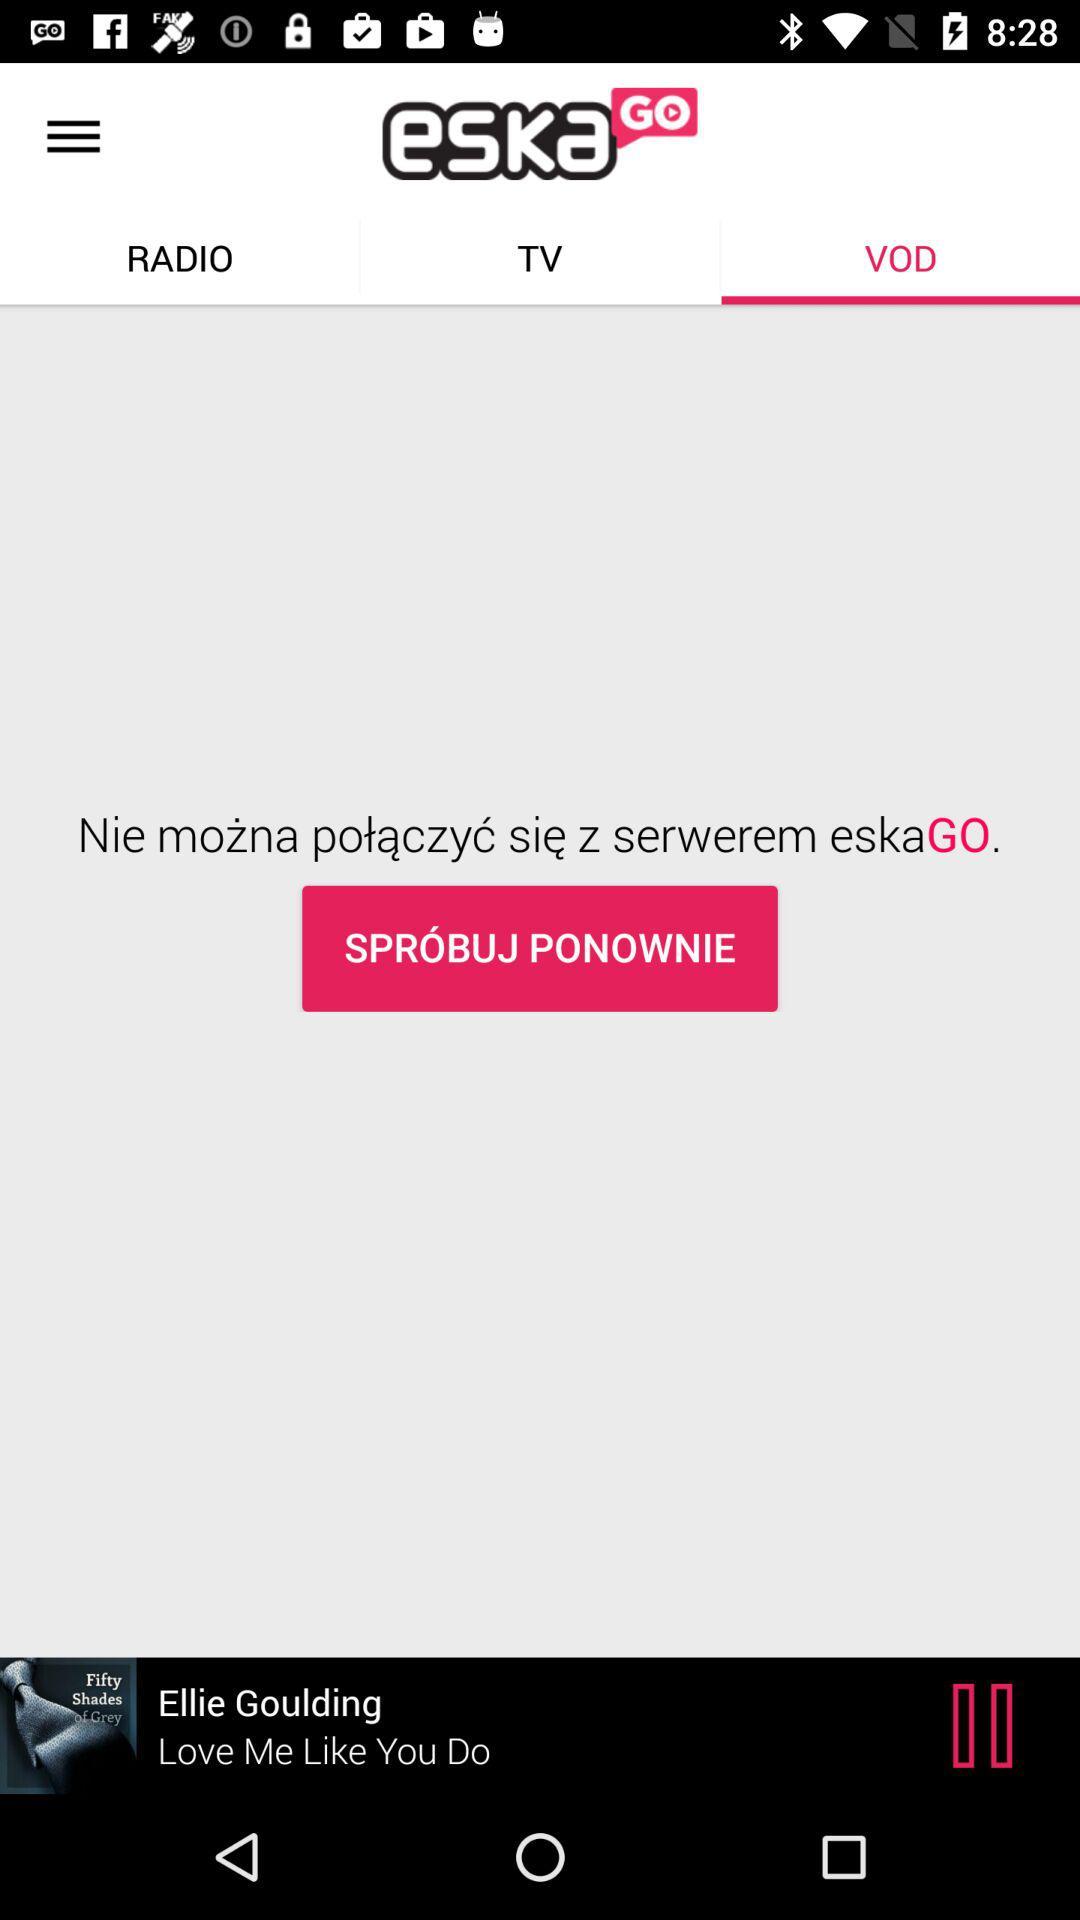 This screenshot has width=1080, height=1920. Describe the element at coordinates (986, 1725) in the screenshot. I see `the pause icon on the bottom right corner of the page` at that location.